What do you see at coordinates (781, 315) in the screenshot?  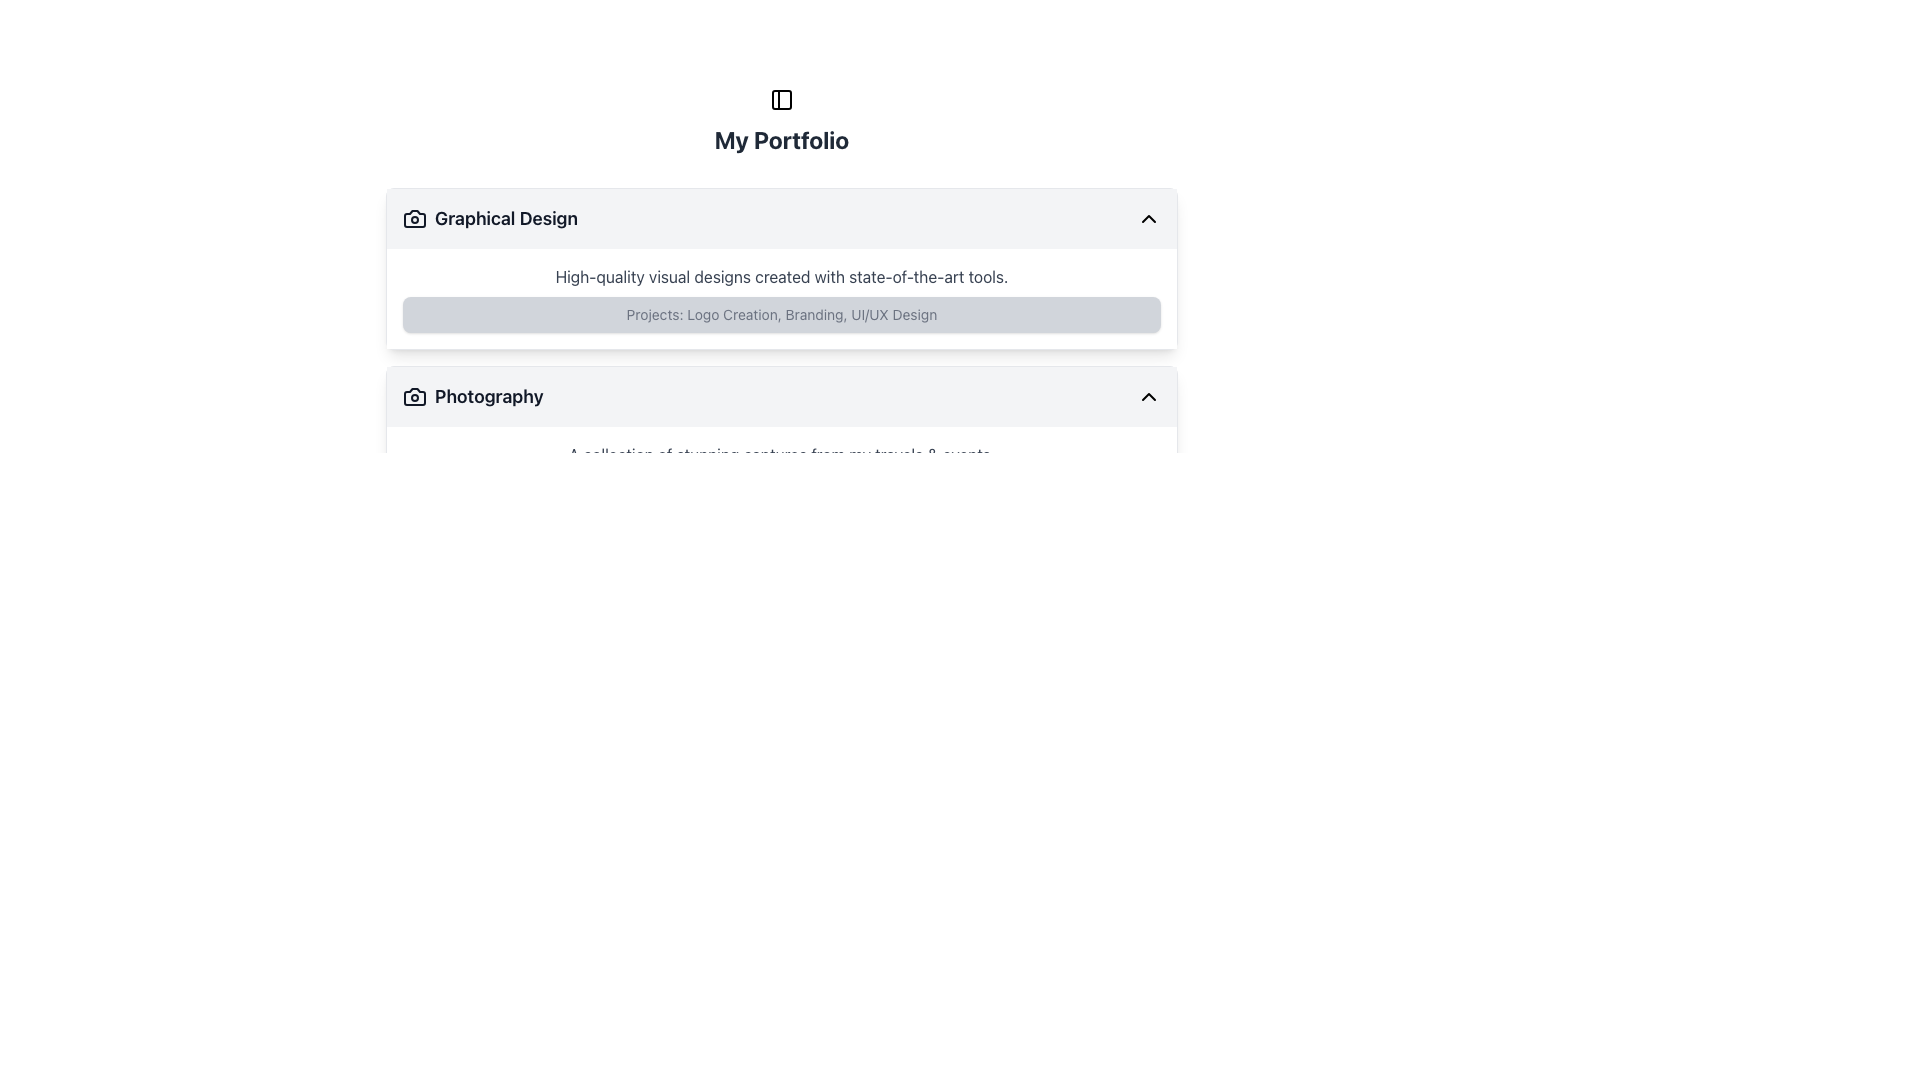 I see `the Text Label that describes the projects associated with the 'Graphical Design' section, which is located under the heading in the 'My Portfolio' section` at bounding box center [781, 315].